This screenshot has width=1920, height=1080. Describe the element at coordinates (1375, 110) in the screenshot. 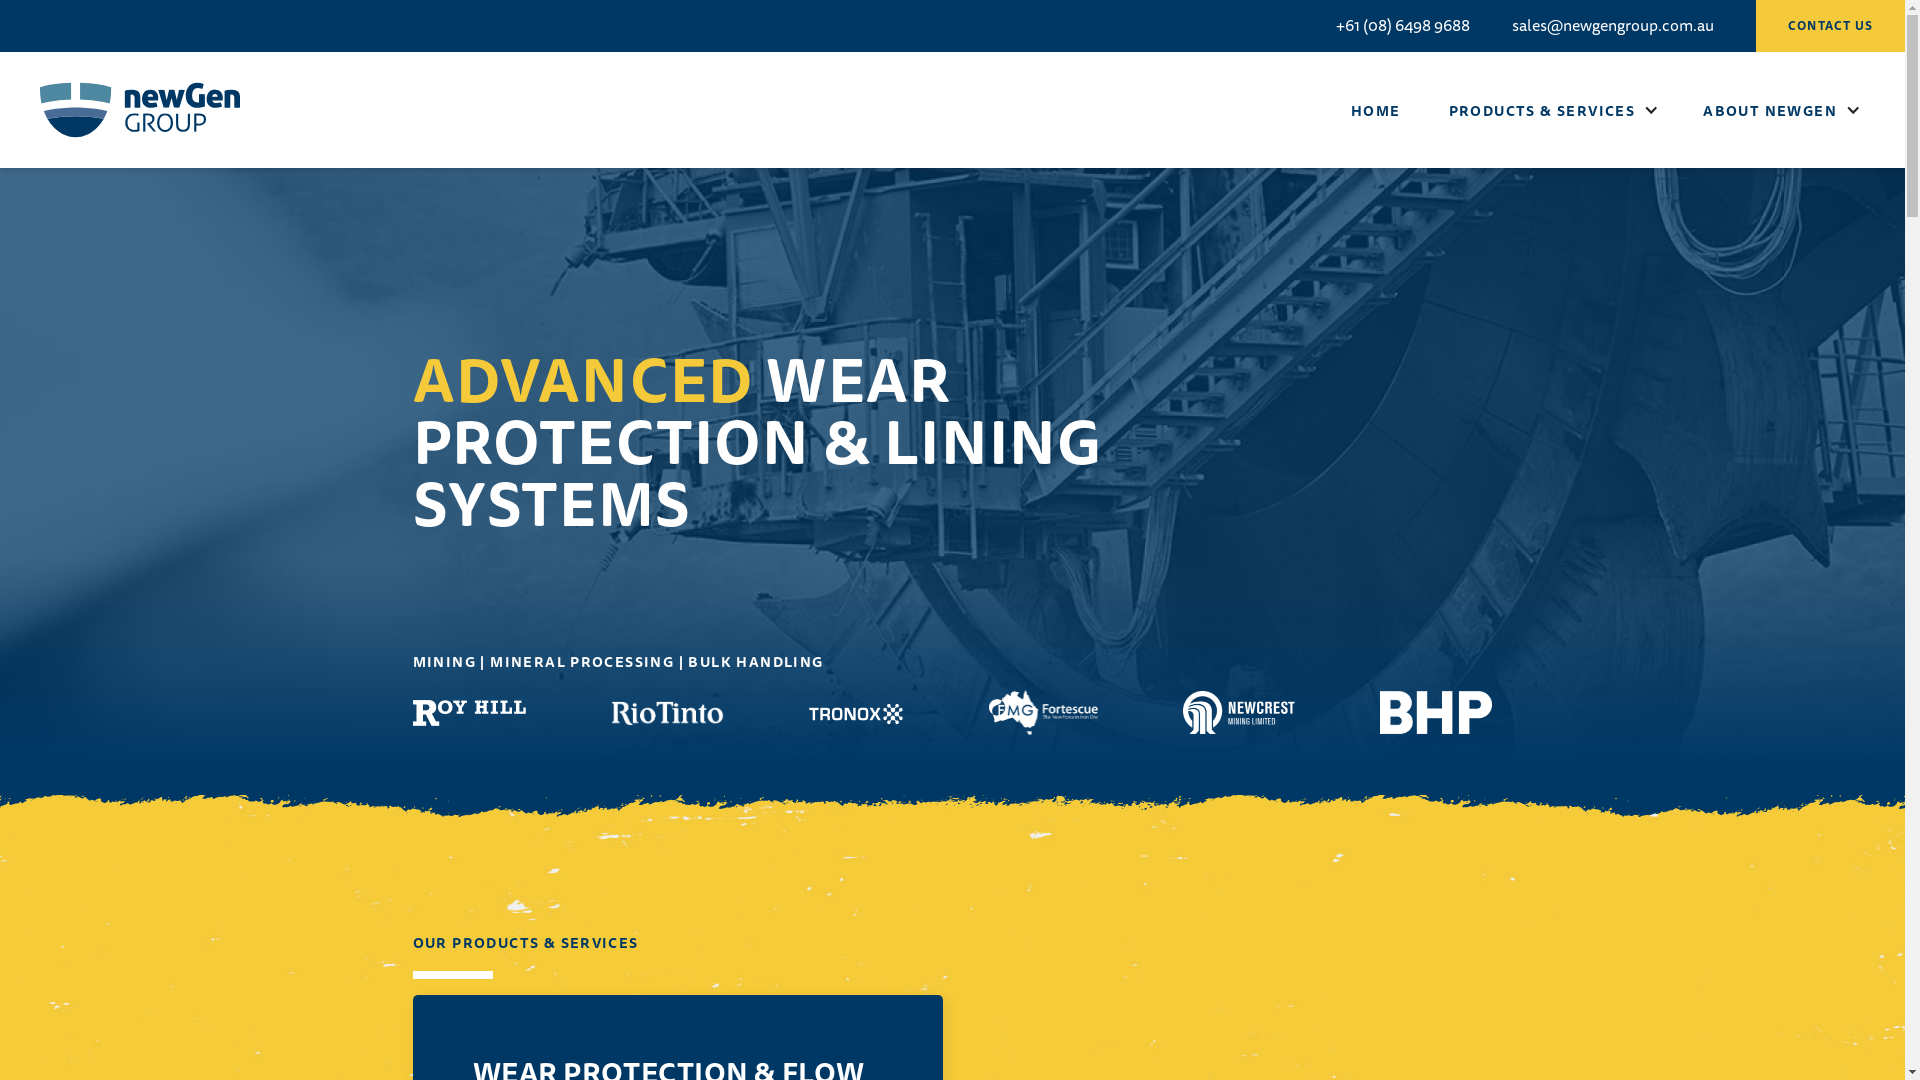

I see `'HOME'` at that location.